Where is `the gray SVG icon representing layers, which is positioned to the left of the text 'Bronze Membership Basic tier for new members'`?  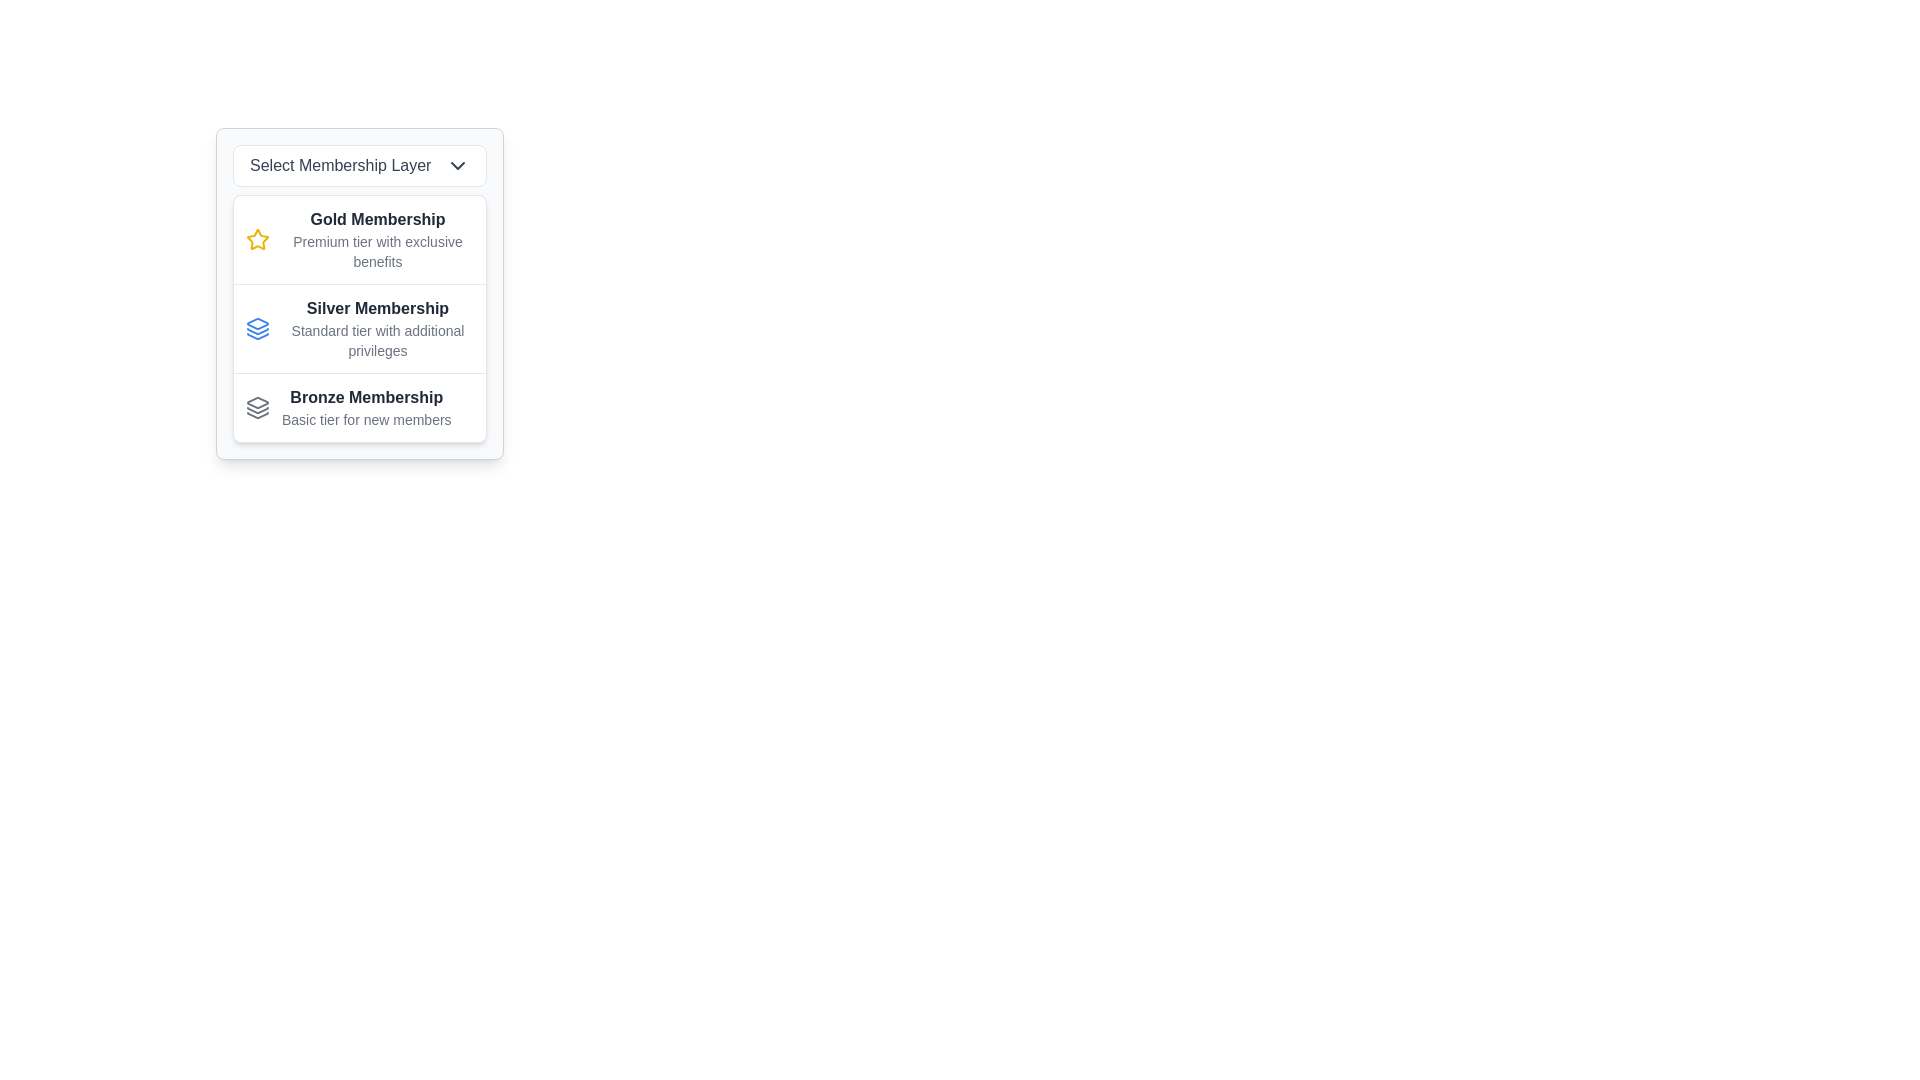
the gray SVG icon representing layers, which is positioned to the left of the text 'Bronze Membership Basic tier for new members' is located at coordinates (257, 407).